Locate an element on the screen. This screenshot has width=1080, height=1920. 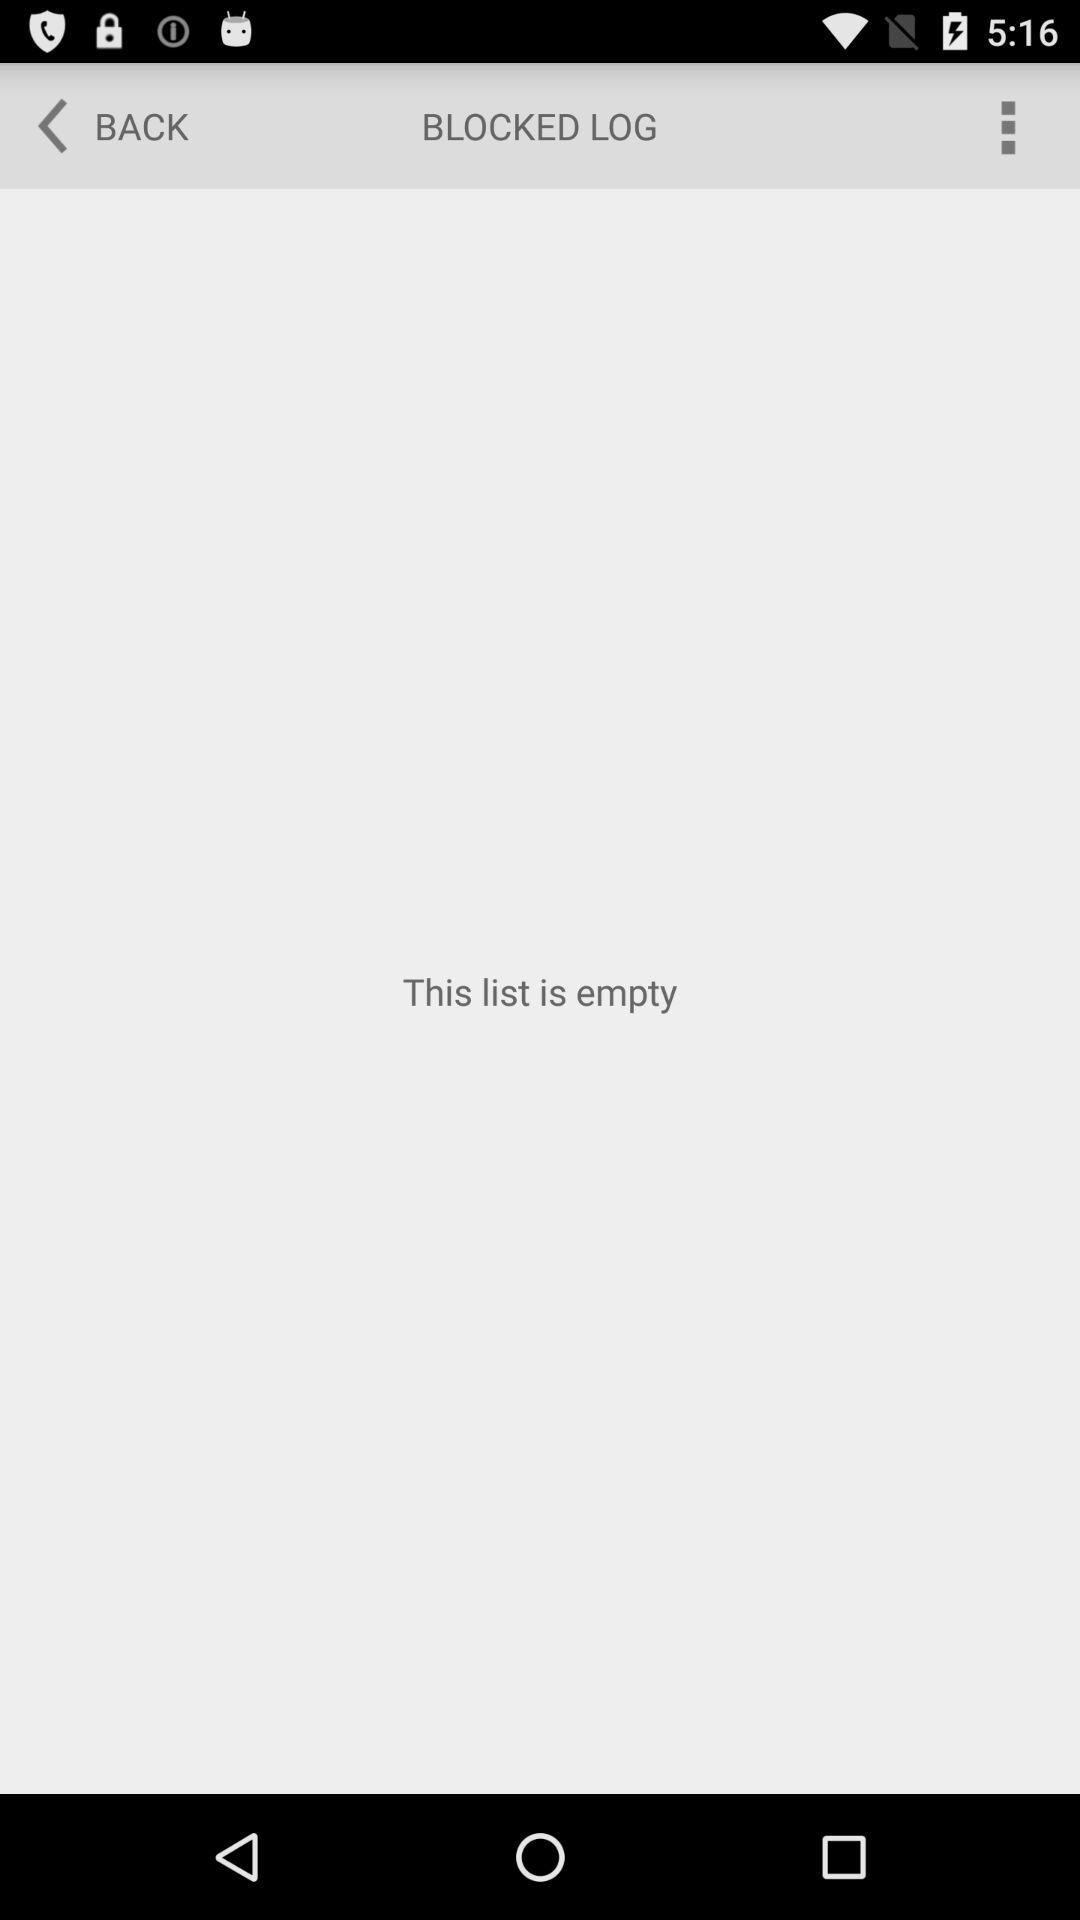
app above the this list is item is located at coordinates (1006, 124).